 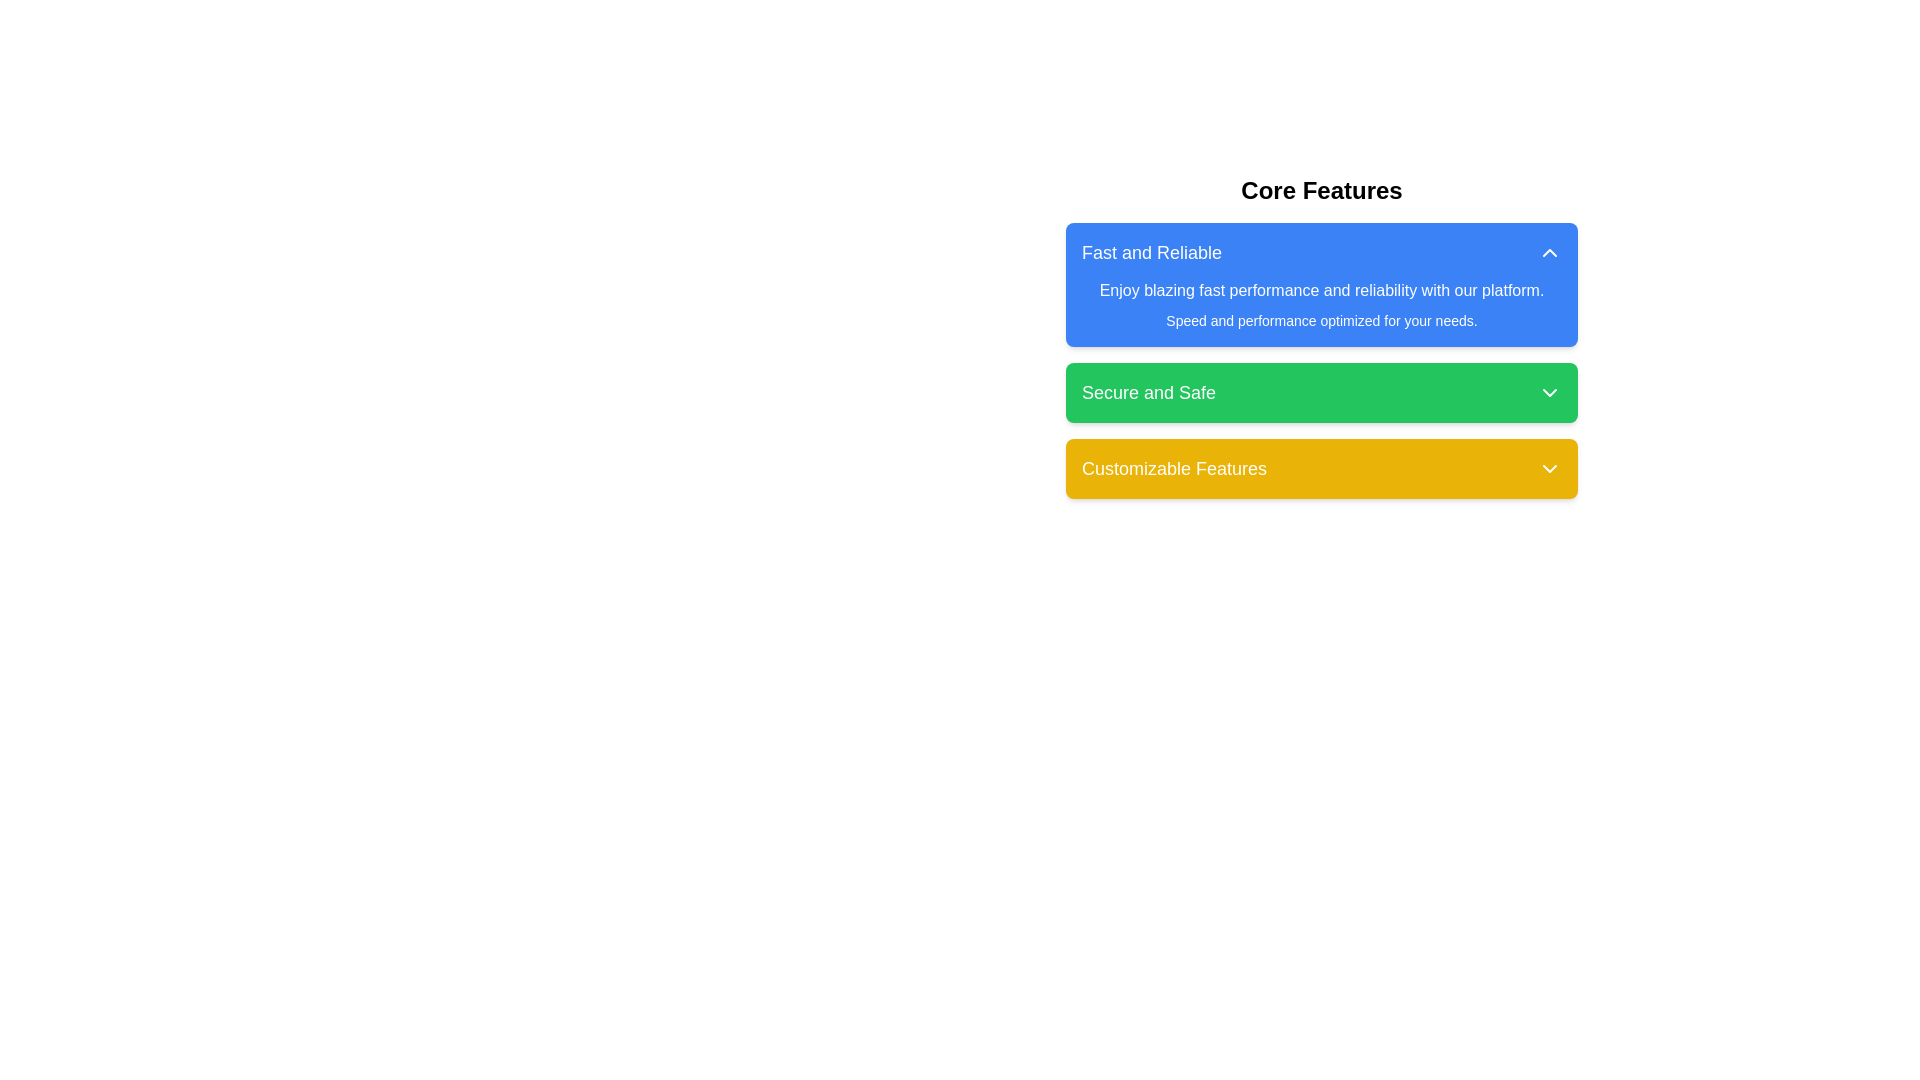 I want to click on the second expandable panel under the 'Core Features' header, which is a green rectangular section with rounded edges and white text reading 'Secure and Safe', so click(x=1321, y=361).